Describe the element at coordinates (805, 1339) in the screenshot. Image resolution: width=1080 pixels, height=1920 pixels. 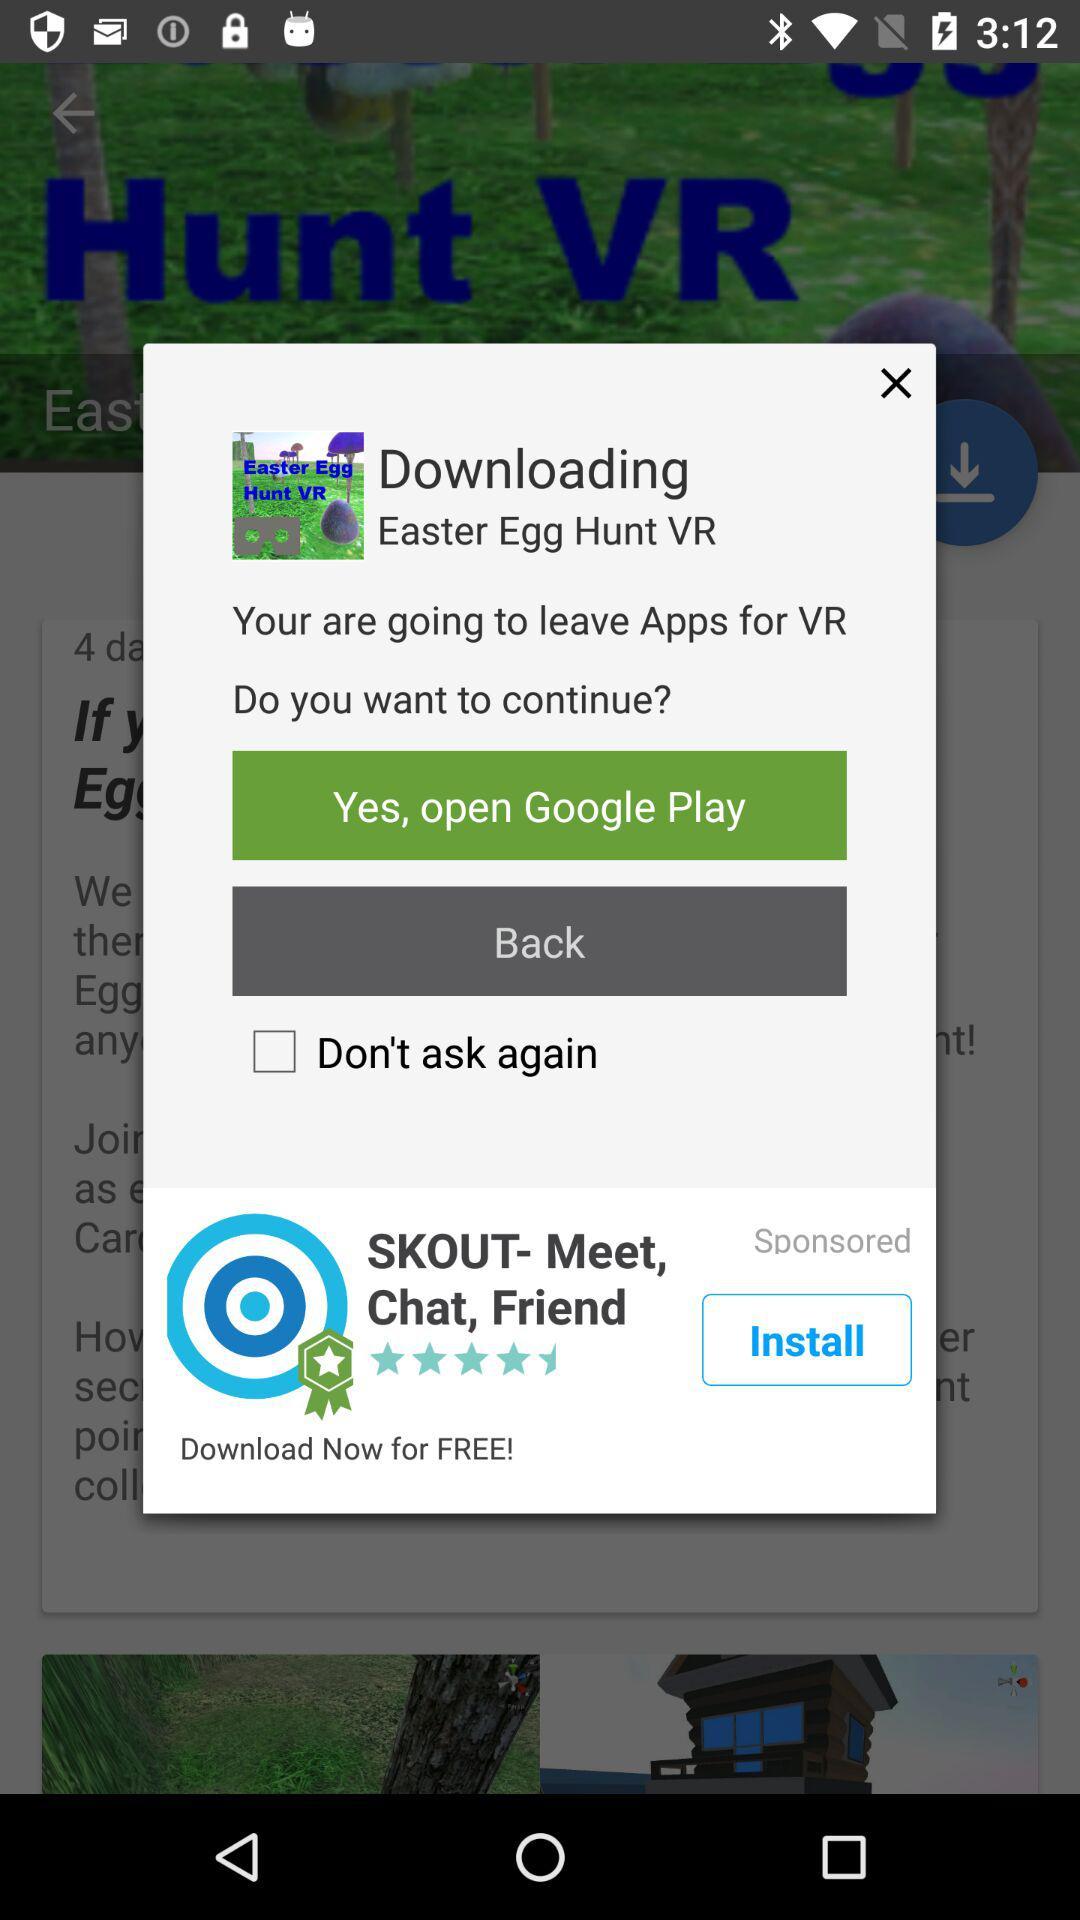
I see `the item next to the skout meet chat item` at that location.